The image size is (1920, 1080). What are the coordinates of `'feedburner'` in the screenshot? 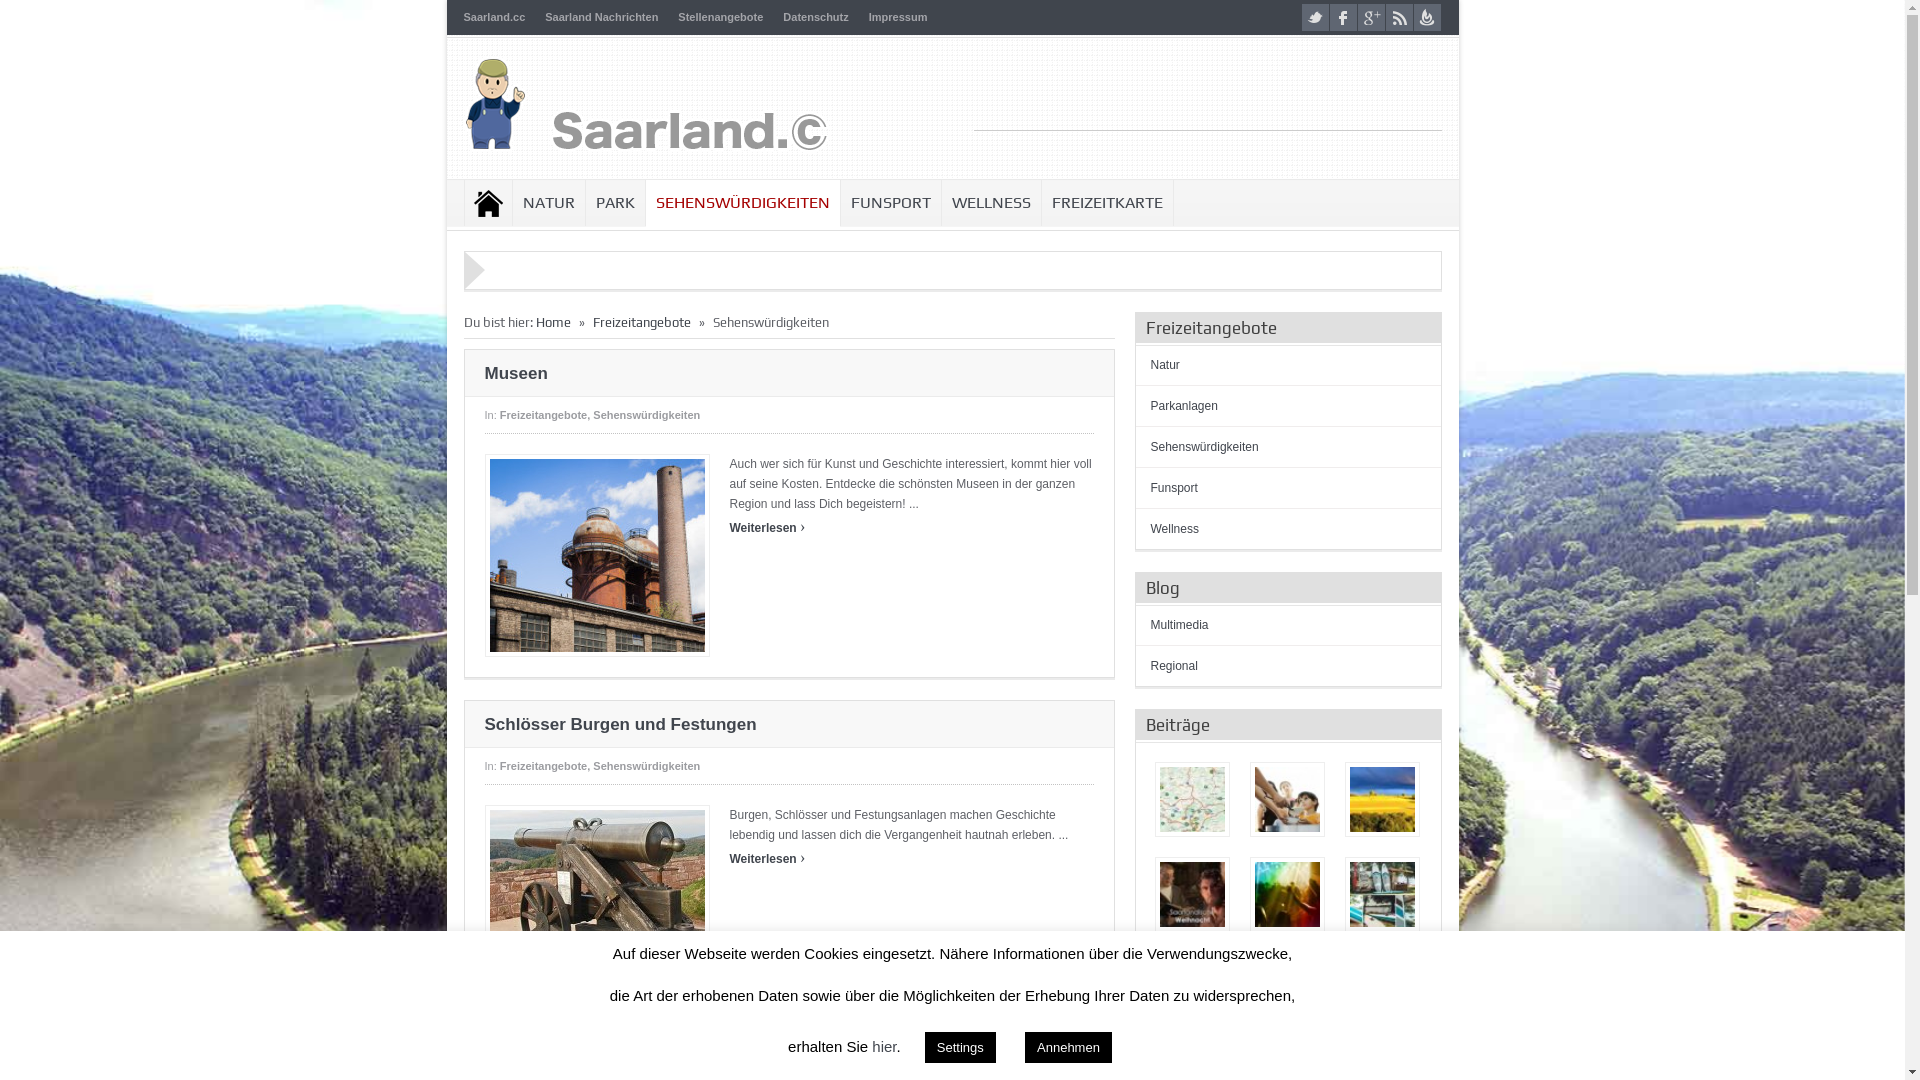 It's located at (1426, 17).